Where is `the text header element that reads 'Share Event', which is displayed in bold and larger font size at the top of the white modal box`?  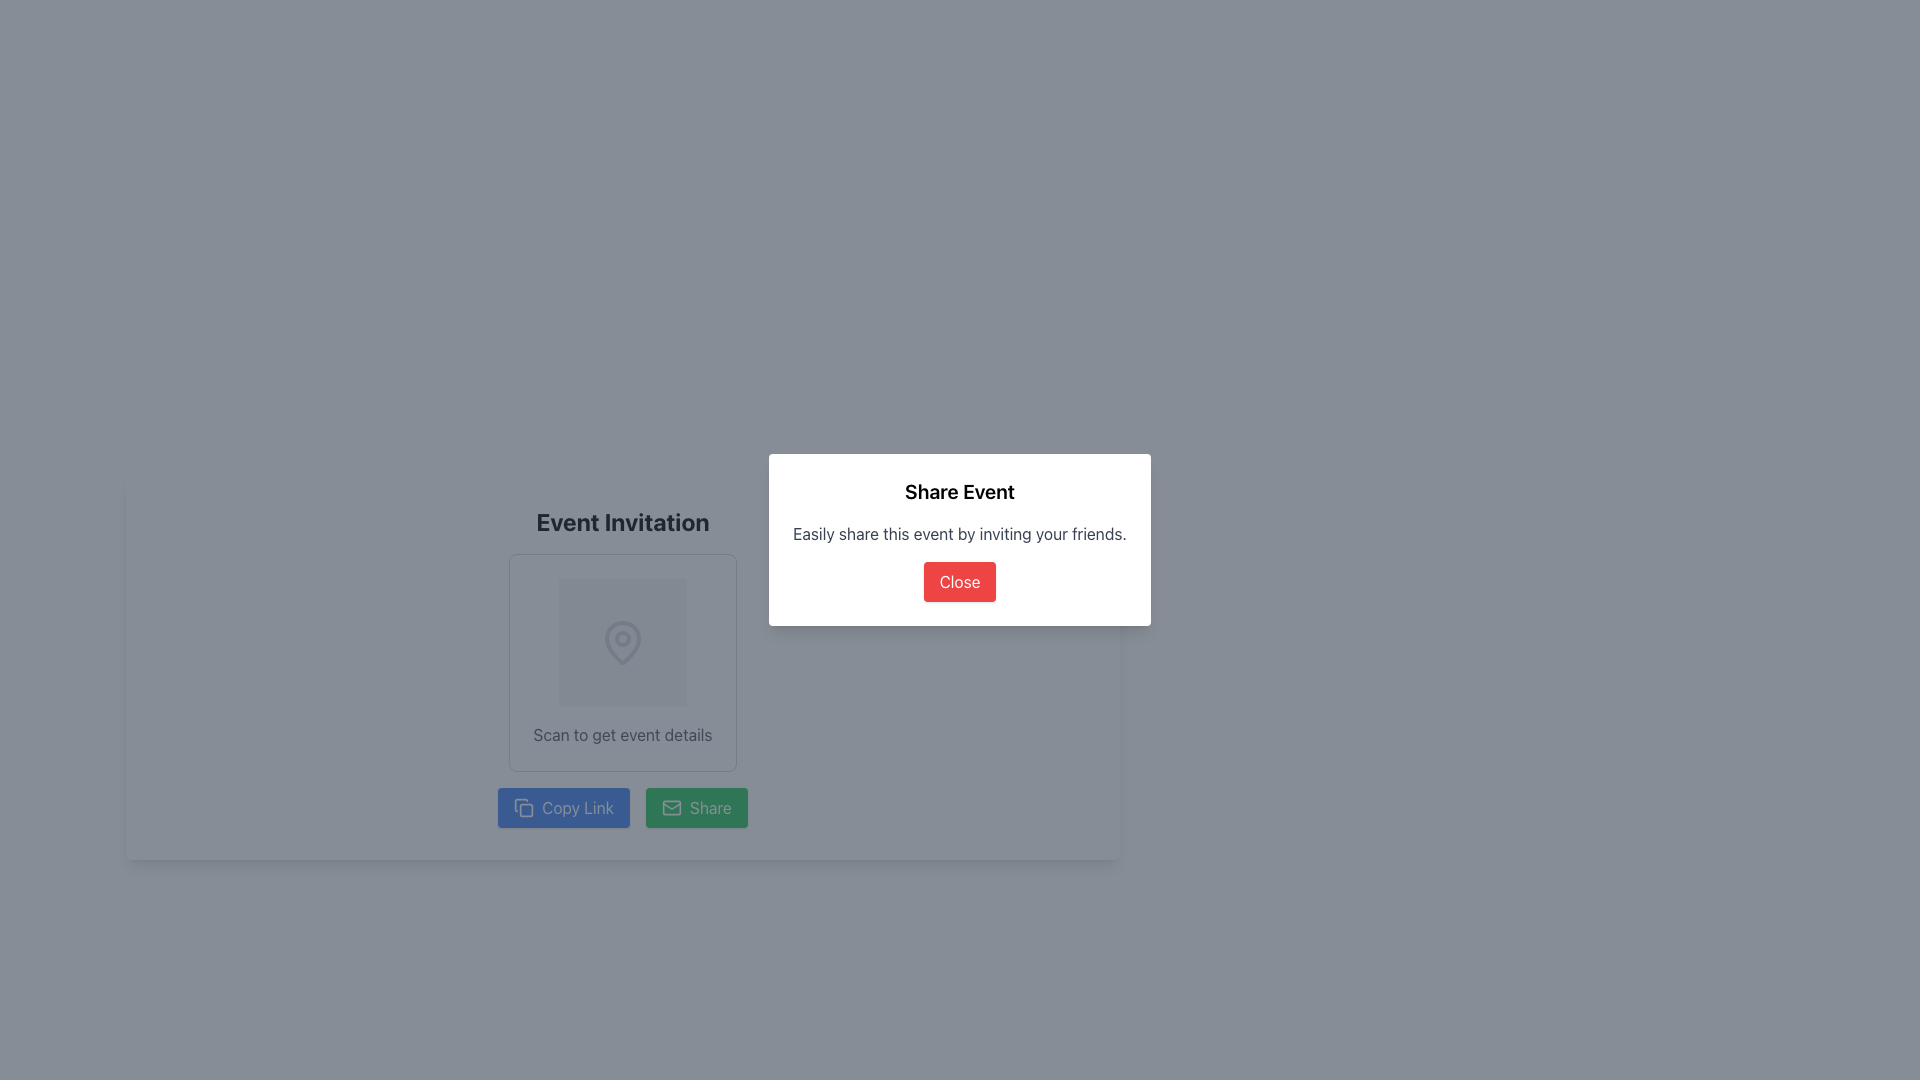 the text header element that reads 'Share Event', which is displayed in bold and larger font size at the top of the white modal box is located at coordinates (960, 492).